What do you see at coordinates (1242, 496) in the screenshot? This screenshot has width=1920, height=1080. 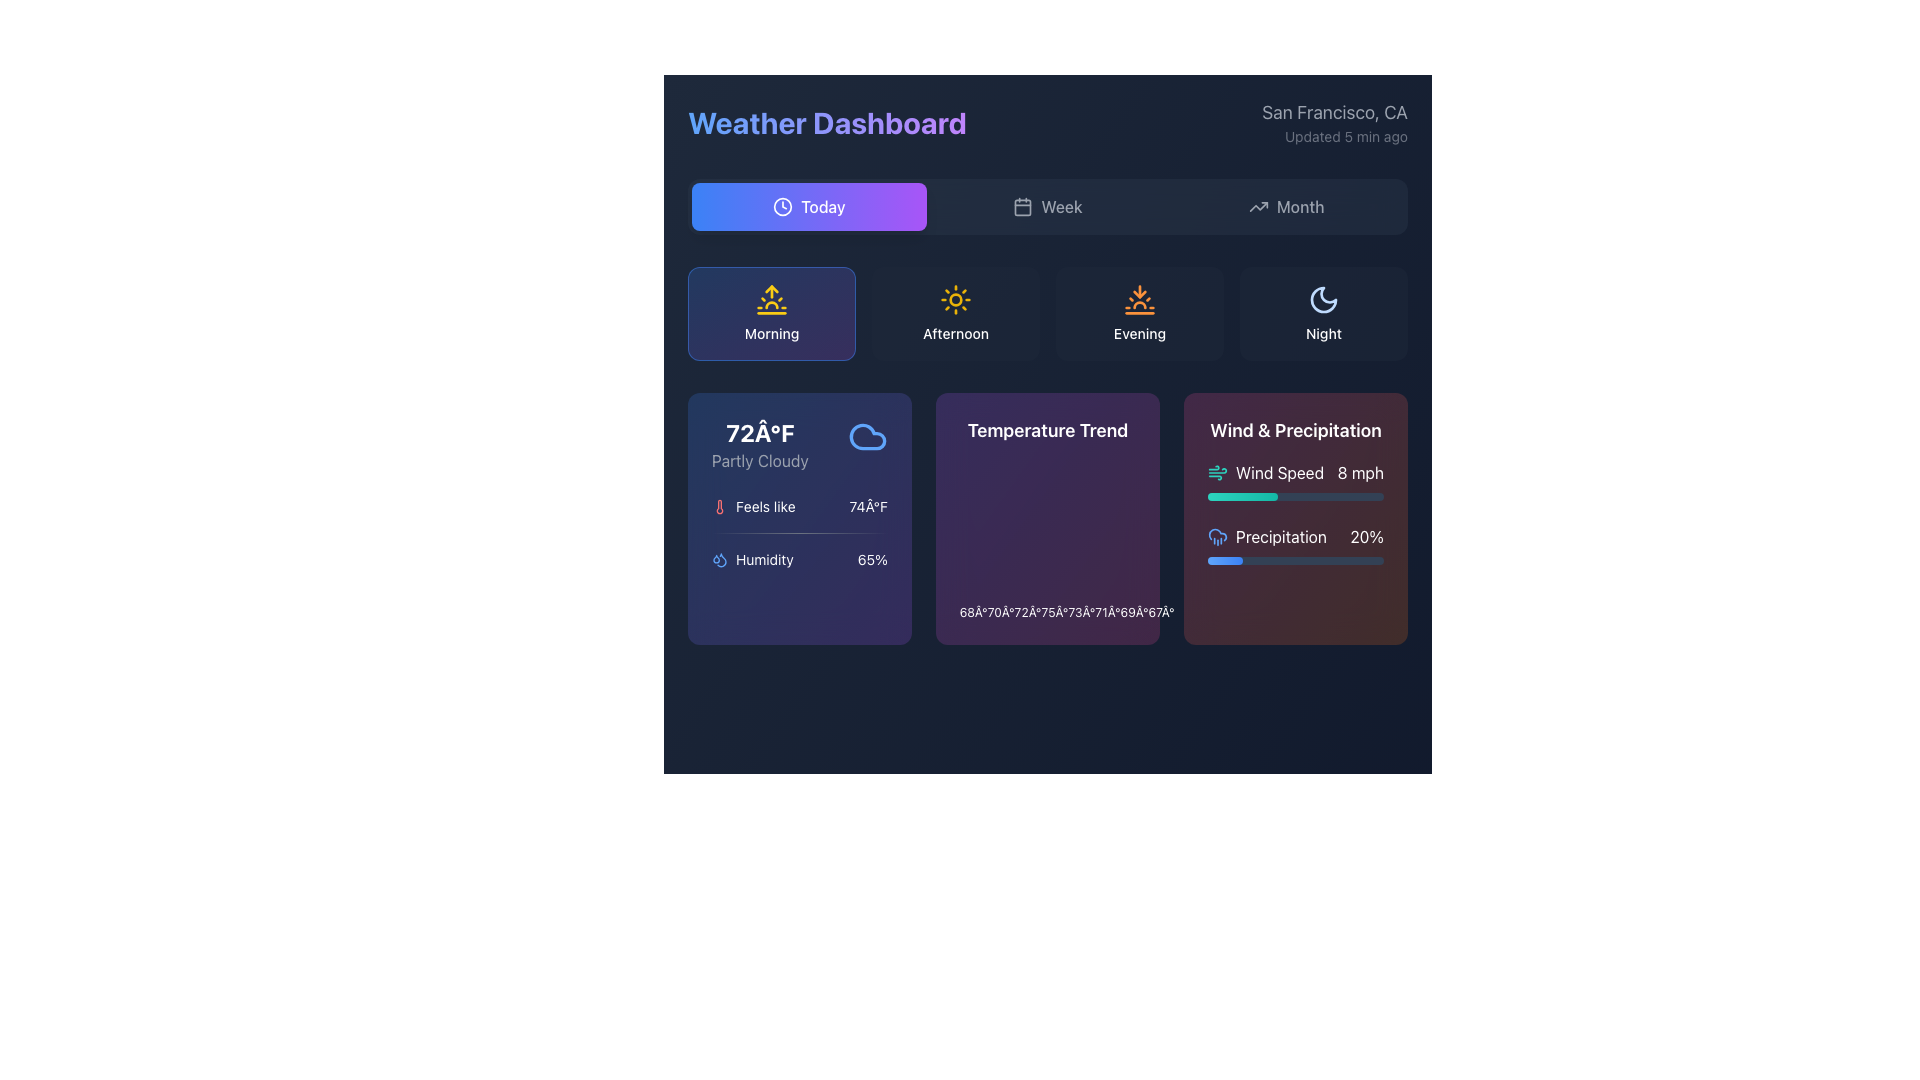 I see `visual state of the Progress bar representing wind speed located in the 'Wind Speed' section of the 'Wind & Precipitation' card` at bounding box center [1242, 496].